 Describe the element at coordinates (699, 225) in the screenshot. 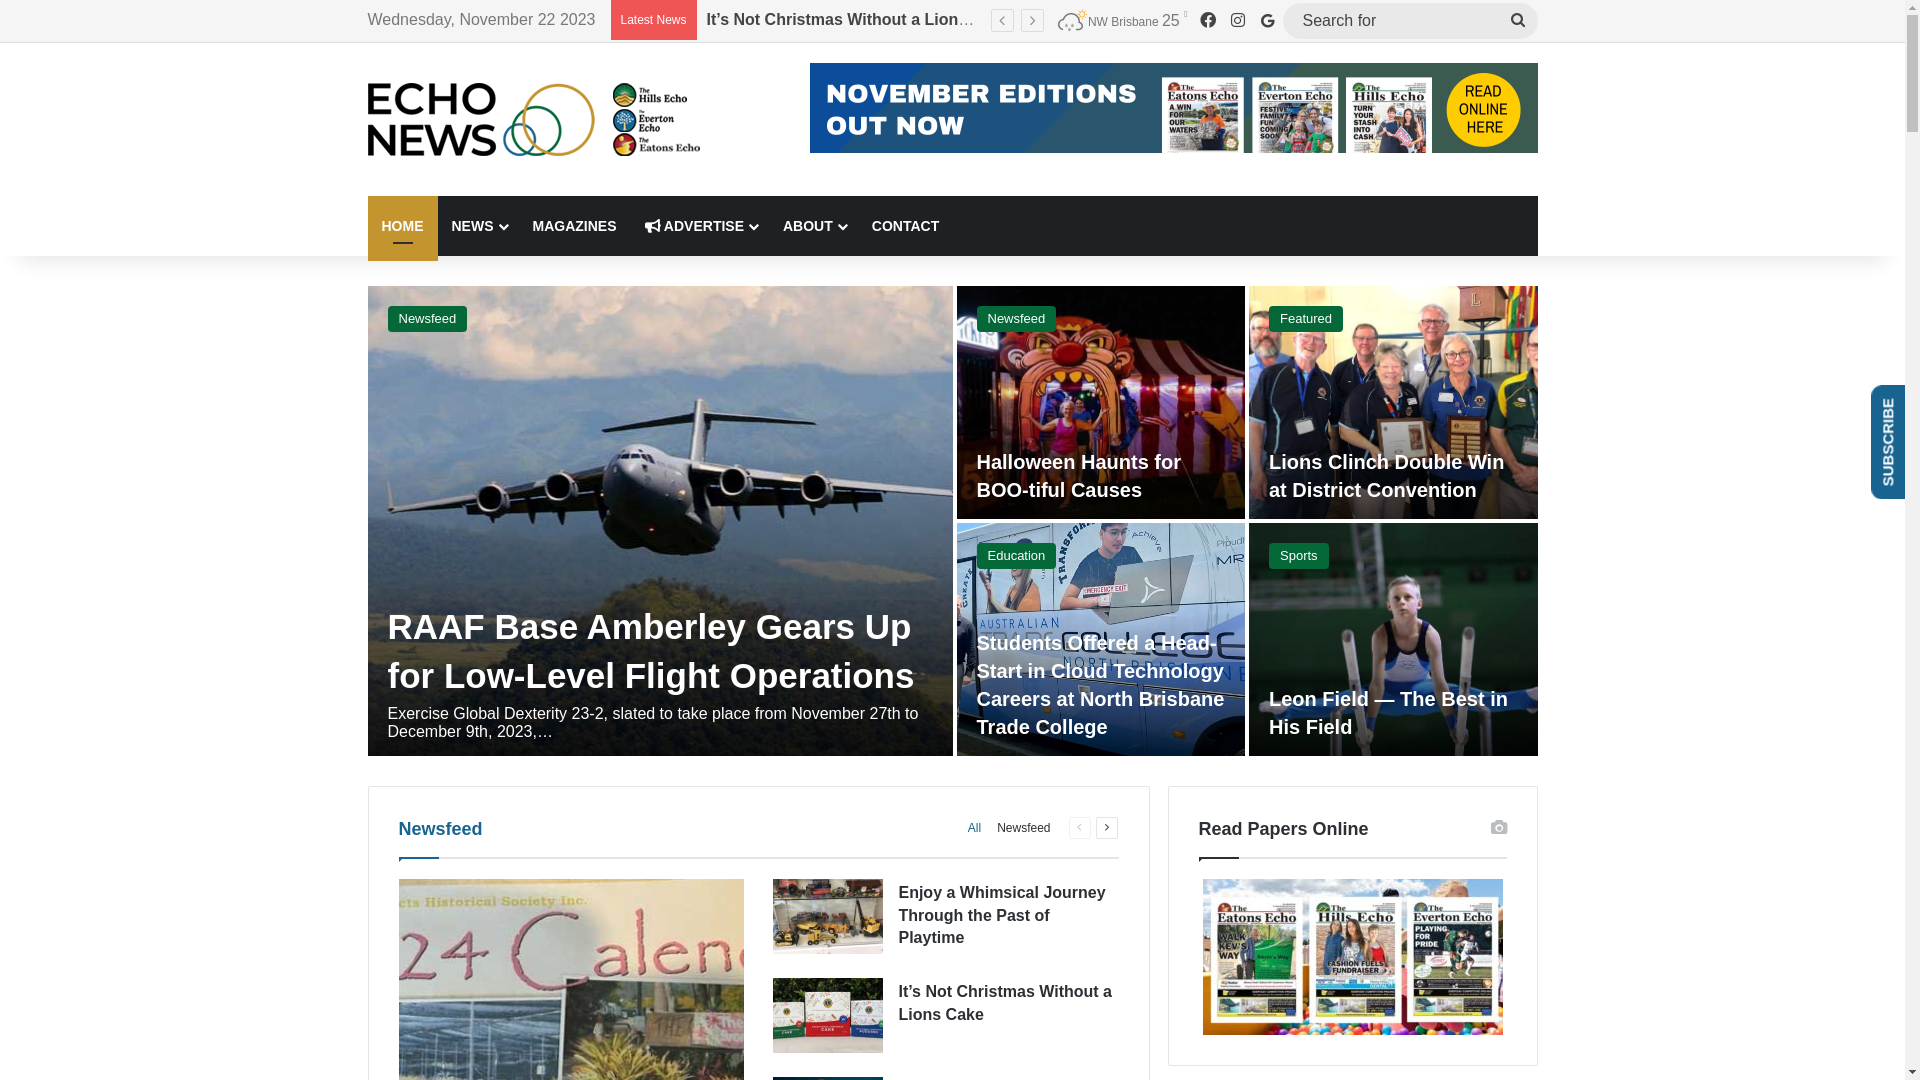

I see `'ADVERTISE'` at that location.